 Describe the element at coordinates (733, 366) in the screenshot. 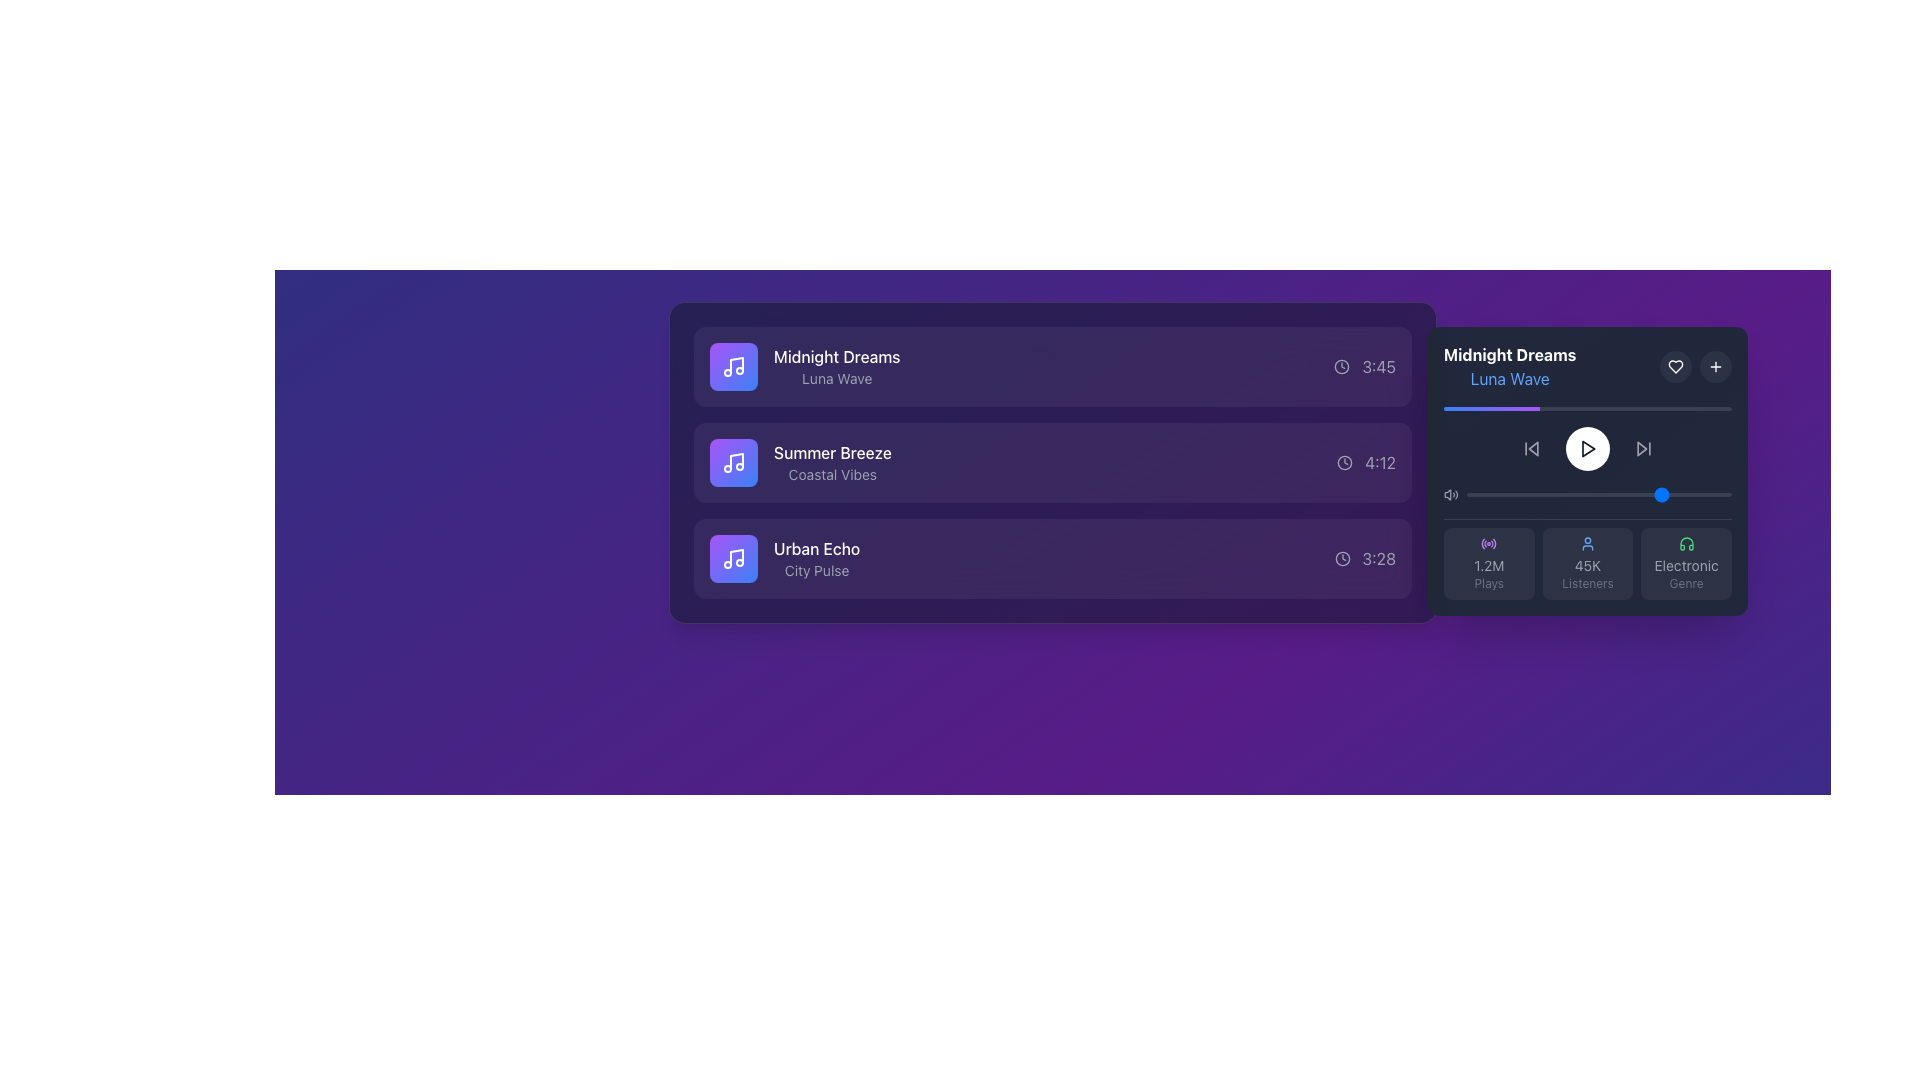

I see `the decorative button with a music note icon, which is a rounded square button styled with a gradient from purple to blue, located at the beginning of the list item titled 'Midnight Dreams' with subtitle 'Luna Wave'` at that location.